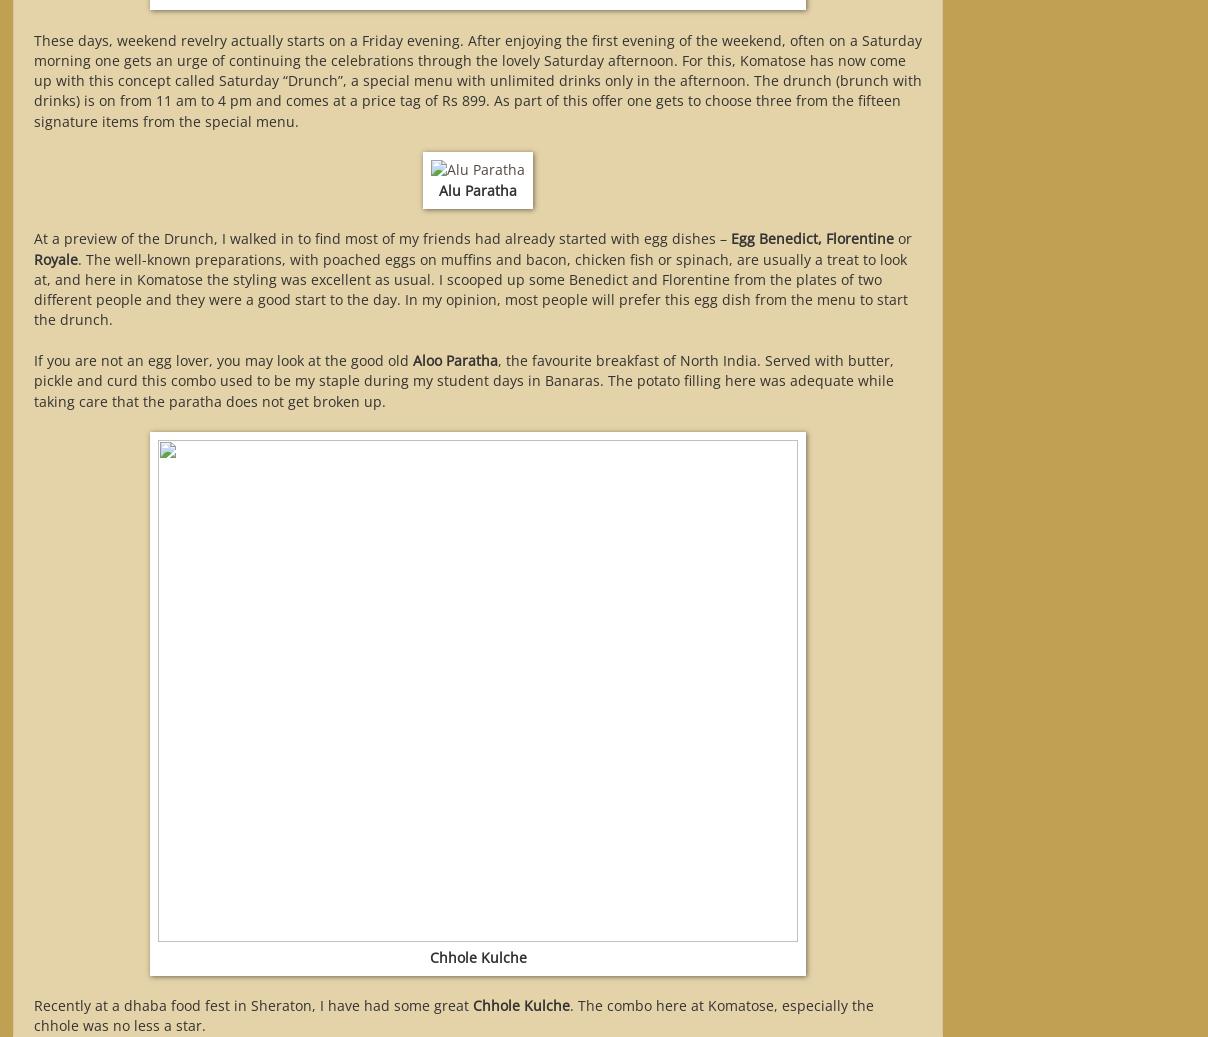 This screenshot has width=1208, height=1037. Describe the element at coordinates (32, 1015) in the screenshot. I see `'. The combo here at Komatose, especially the chhole was no less a star.'` at that location.